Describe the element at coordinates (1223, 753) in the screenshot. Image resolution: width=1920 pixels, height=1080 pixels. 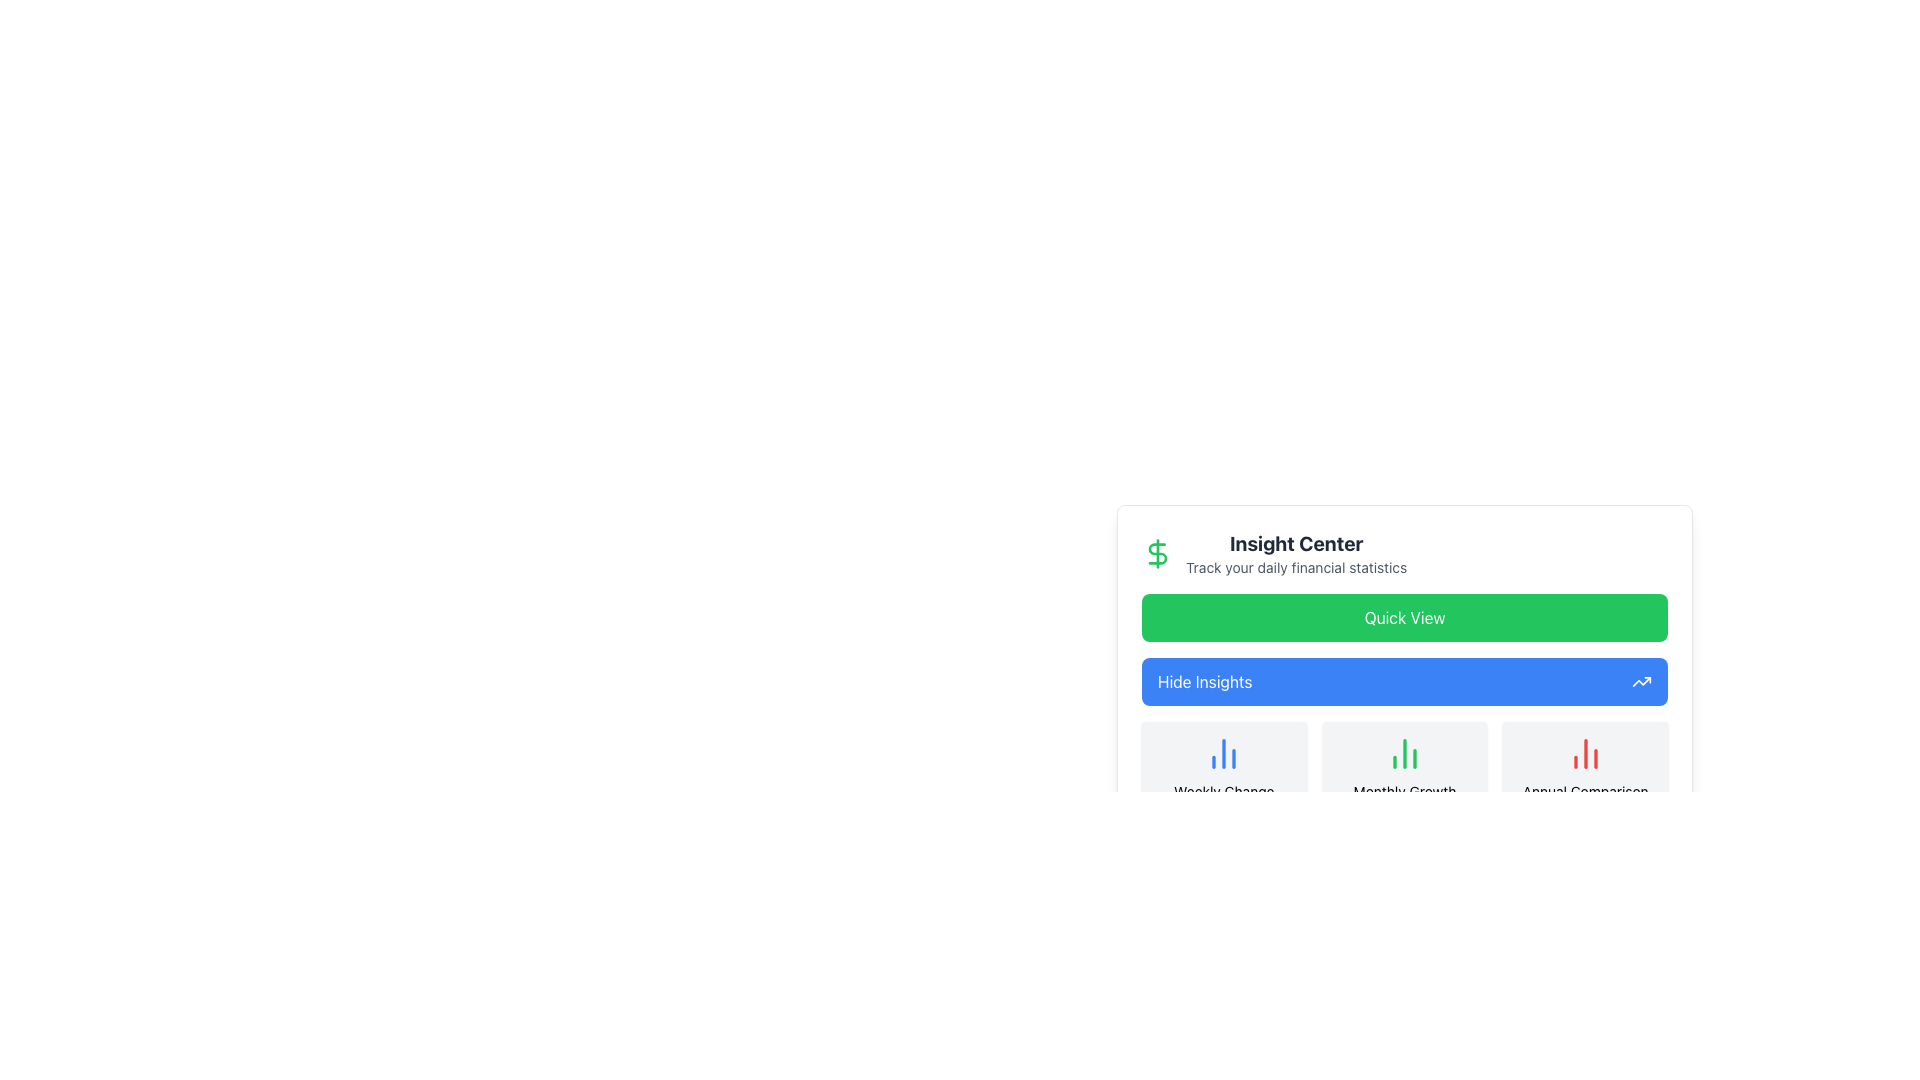
I see `the bar chart icon, which is a blue icon consisting of three vertical bars with rounded edges, located above the text 'Weekly Change'` at that location.